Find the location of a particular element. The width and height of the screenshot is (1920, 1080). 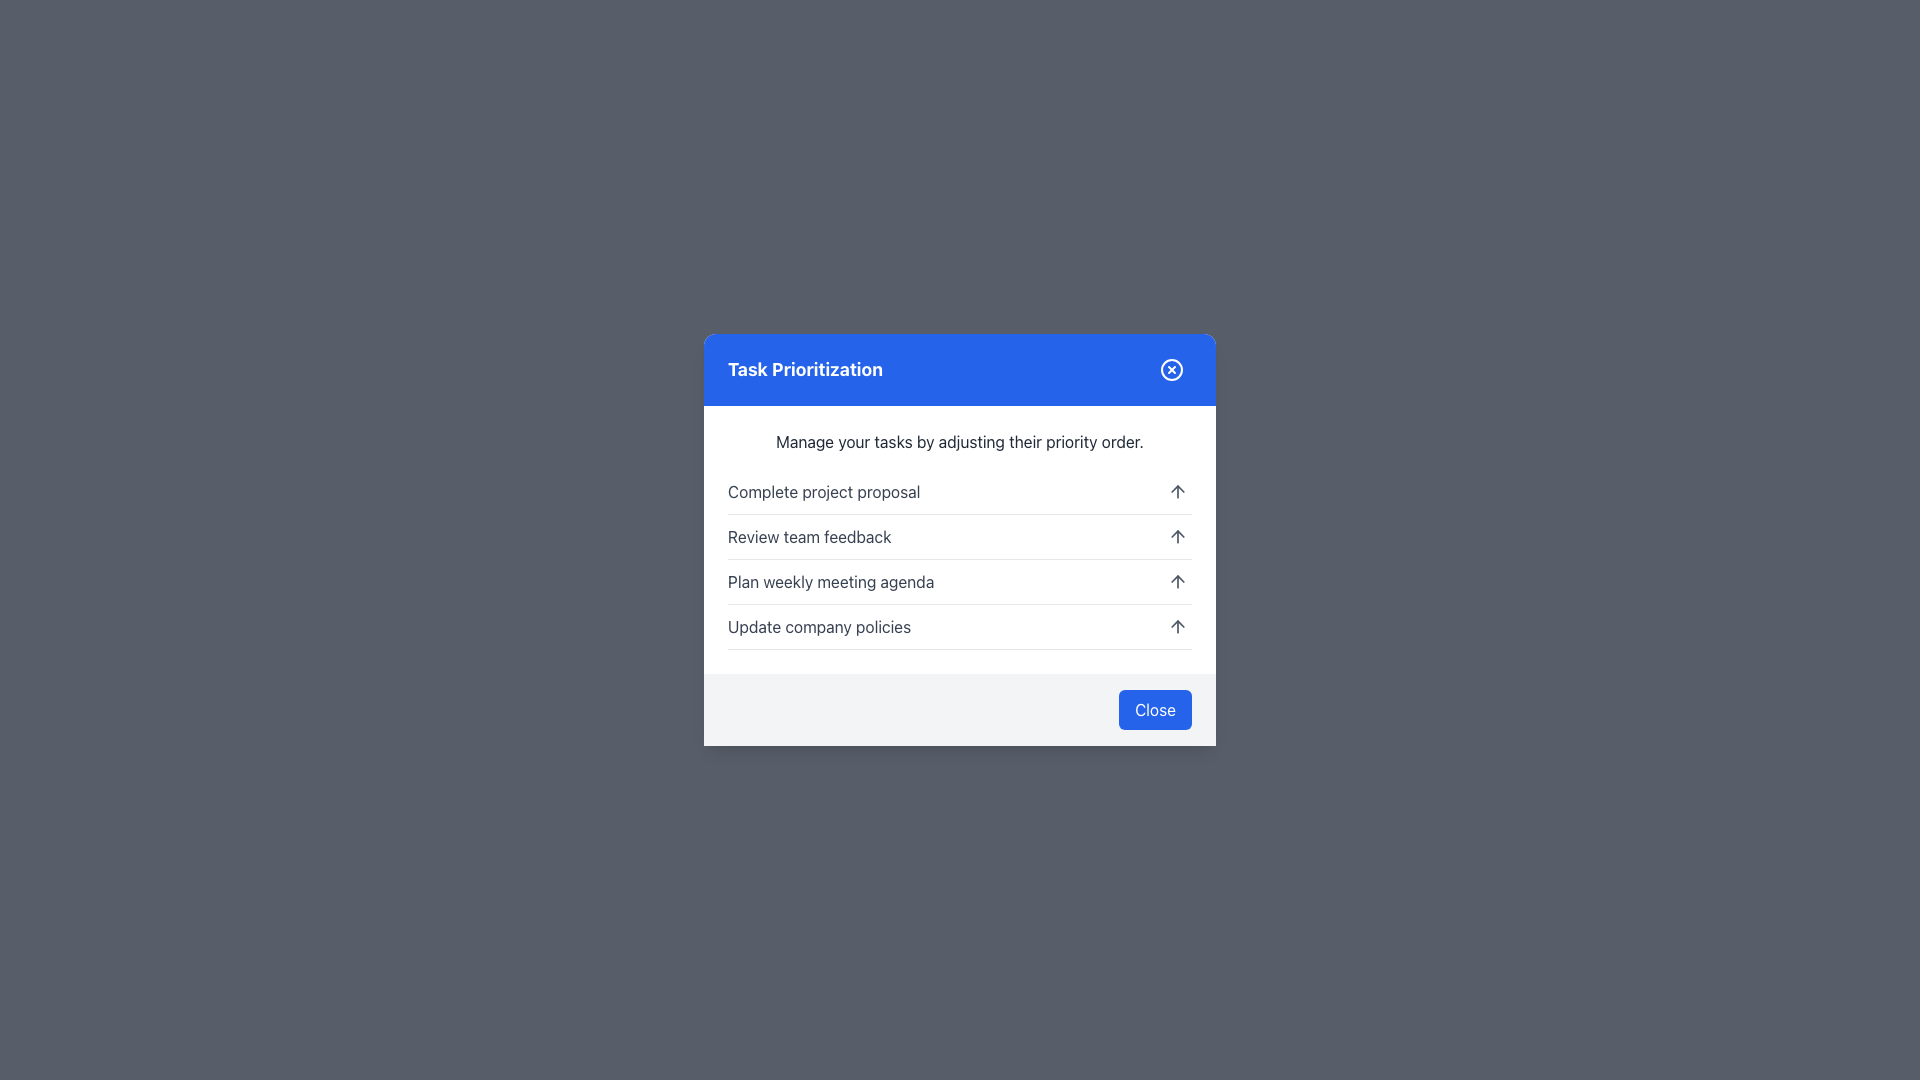

the static text element that provides guidance for managing task priorities, located at the top section of the dialog box under the 'Task Prioritization' header is located at coordinates (960, 441).